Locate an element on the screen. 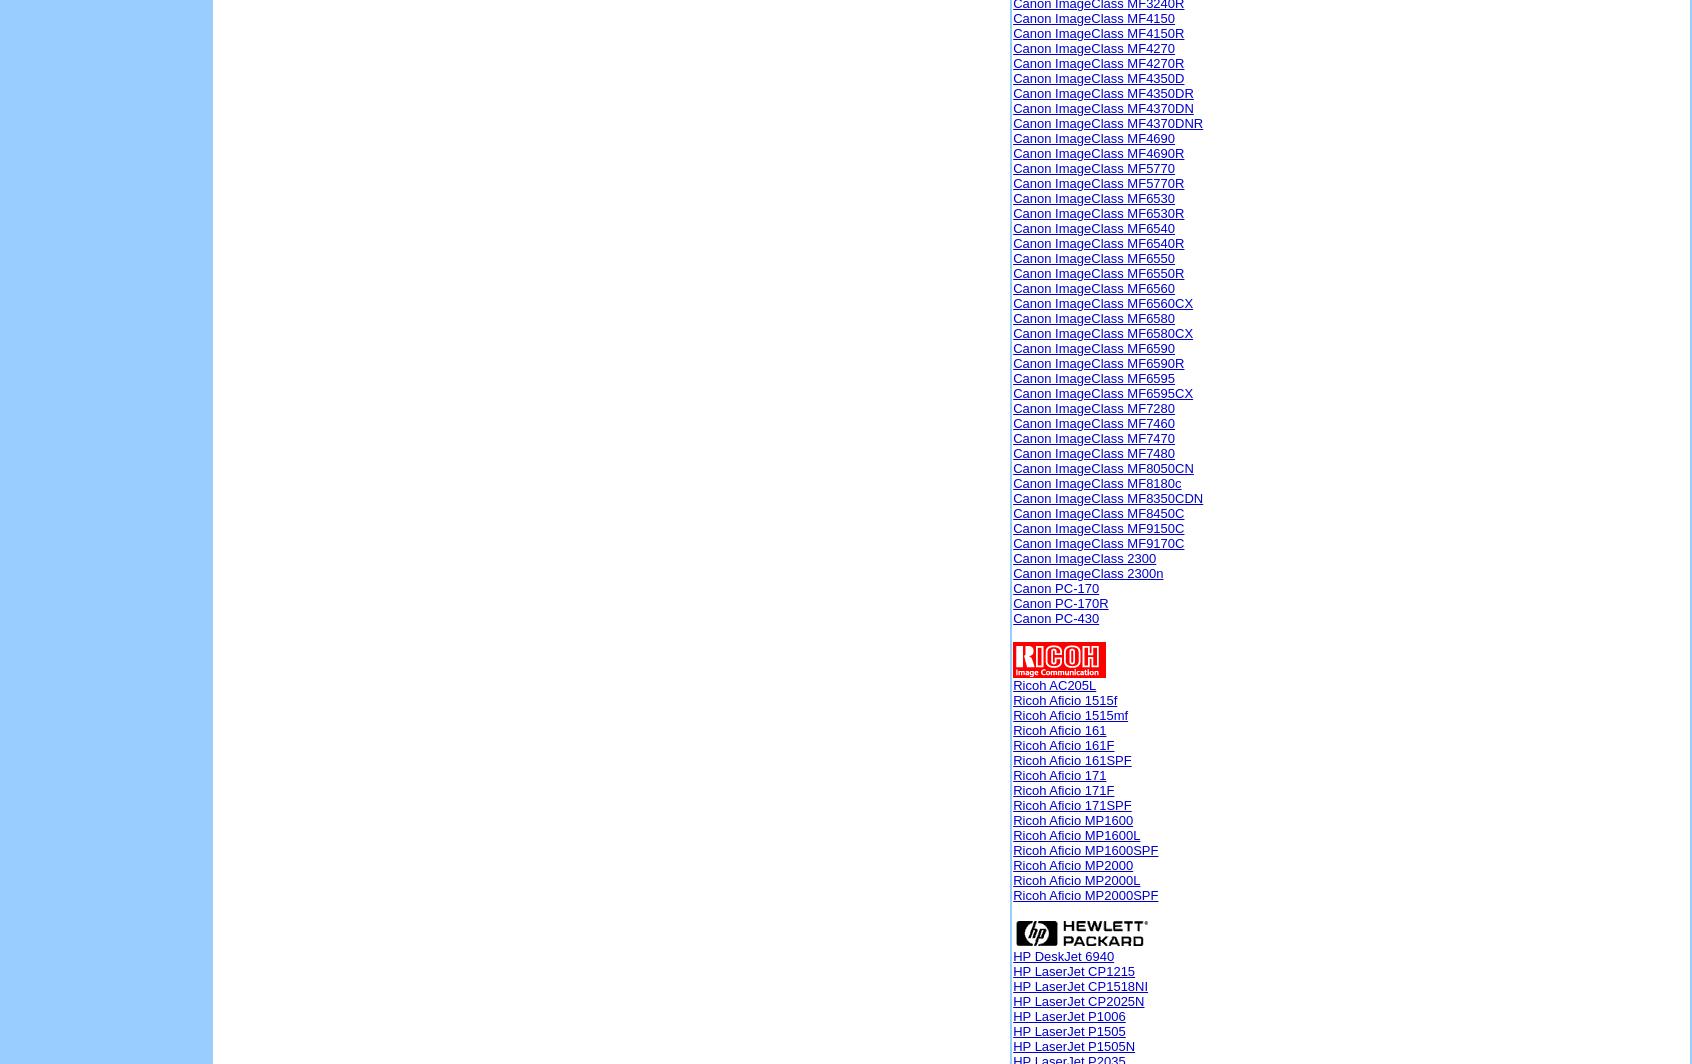  'Canon ImageClass MF4690R' is located at coordinates (1012, 153).